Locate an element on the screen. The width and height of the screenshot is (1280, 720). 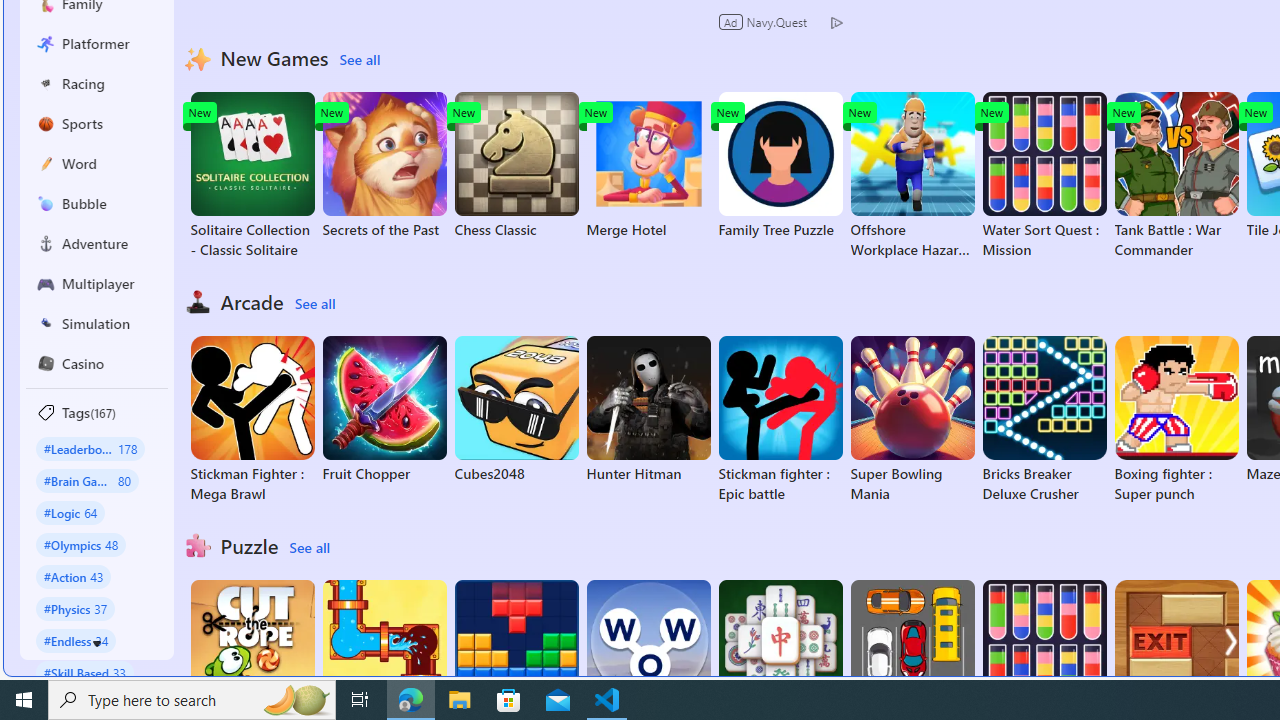
'#Skill Based 33' is located at coordinates (84, 672).